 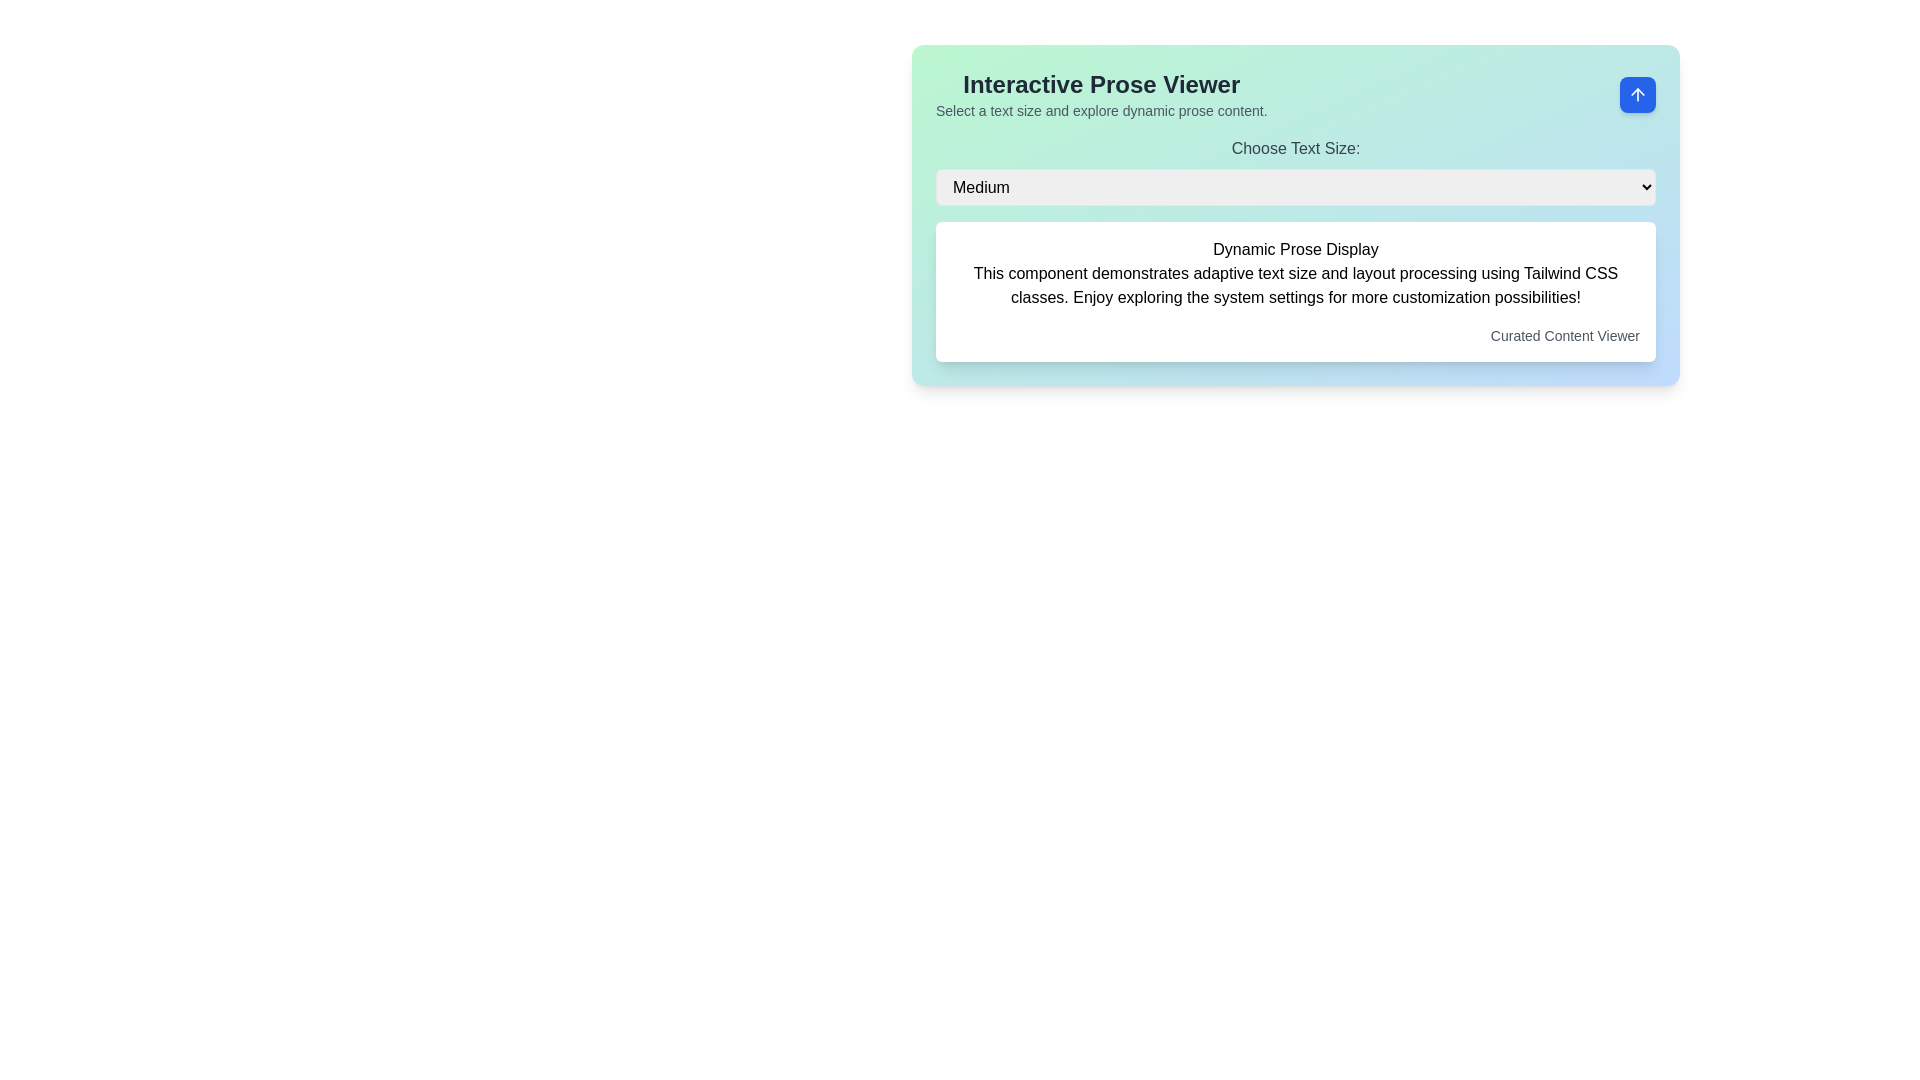 I want to click on the upward-facing arrow button located in the top-right section of the 'Interactive Prose Viewer', so click(x=1637, y=95).